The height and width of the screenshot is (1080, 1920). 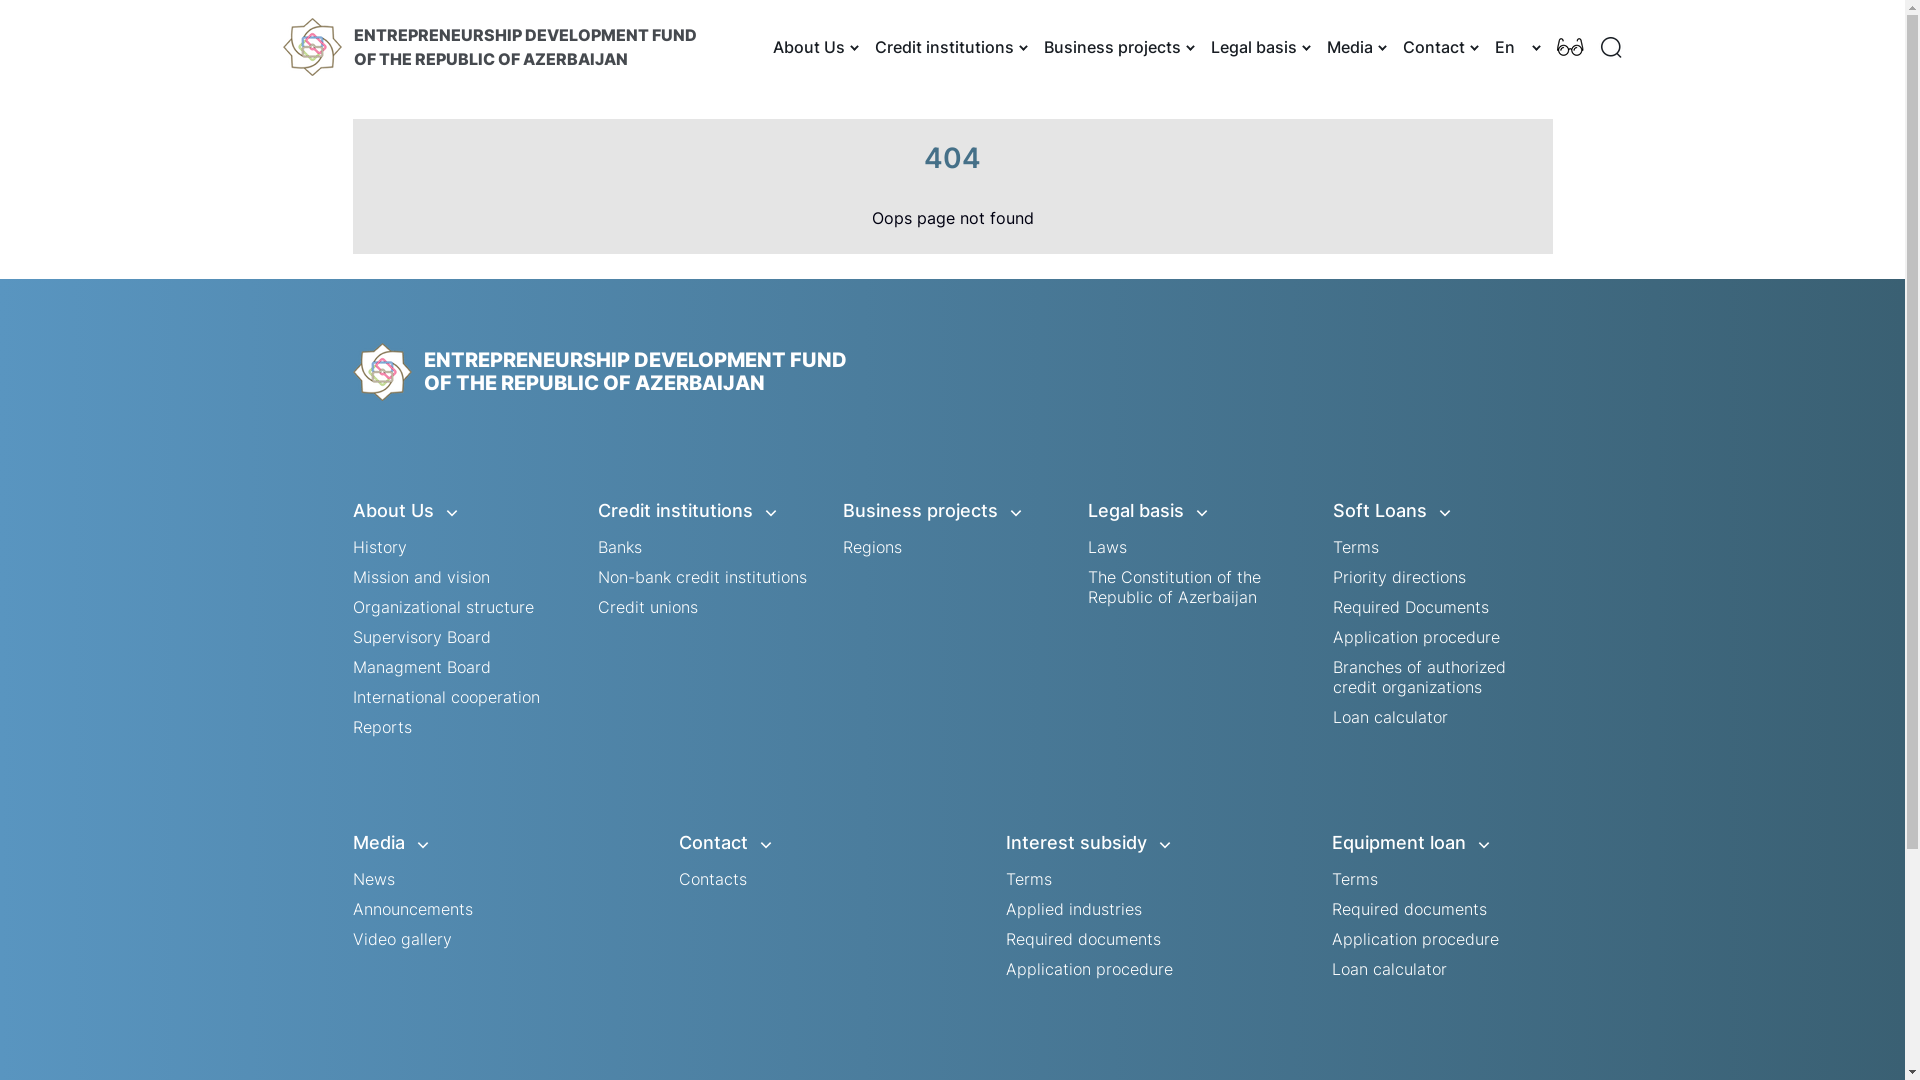 What do you see at coordinates (871, 547) in the screenshot?
I see `'Regions'` at bounding box center [871, 547].